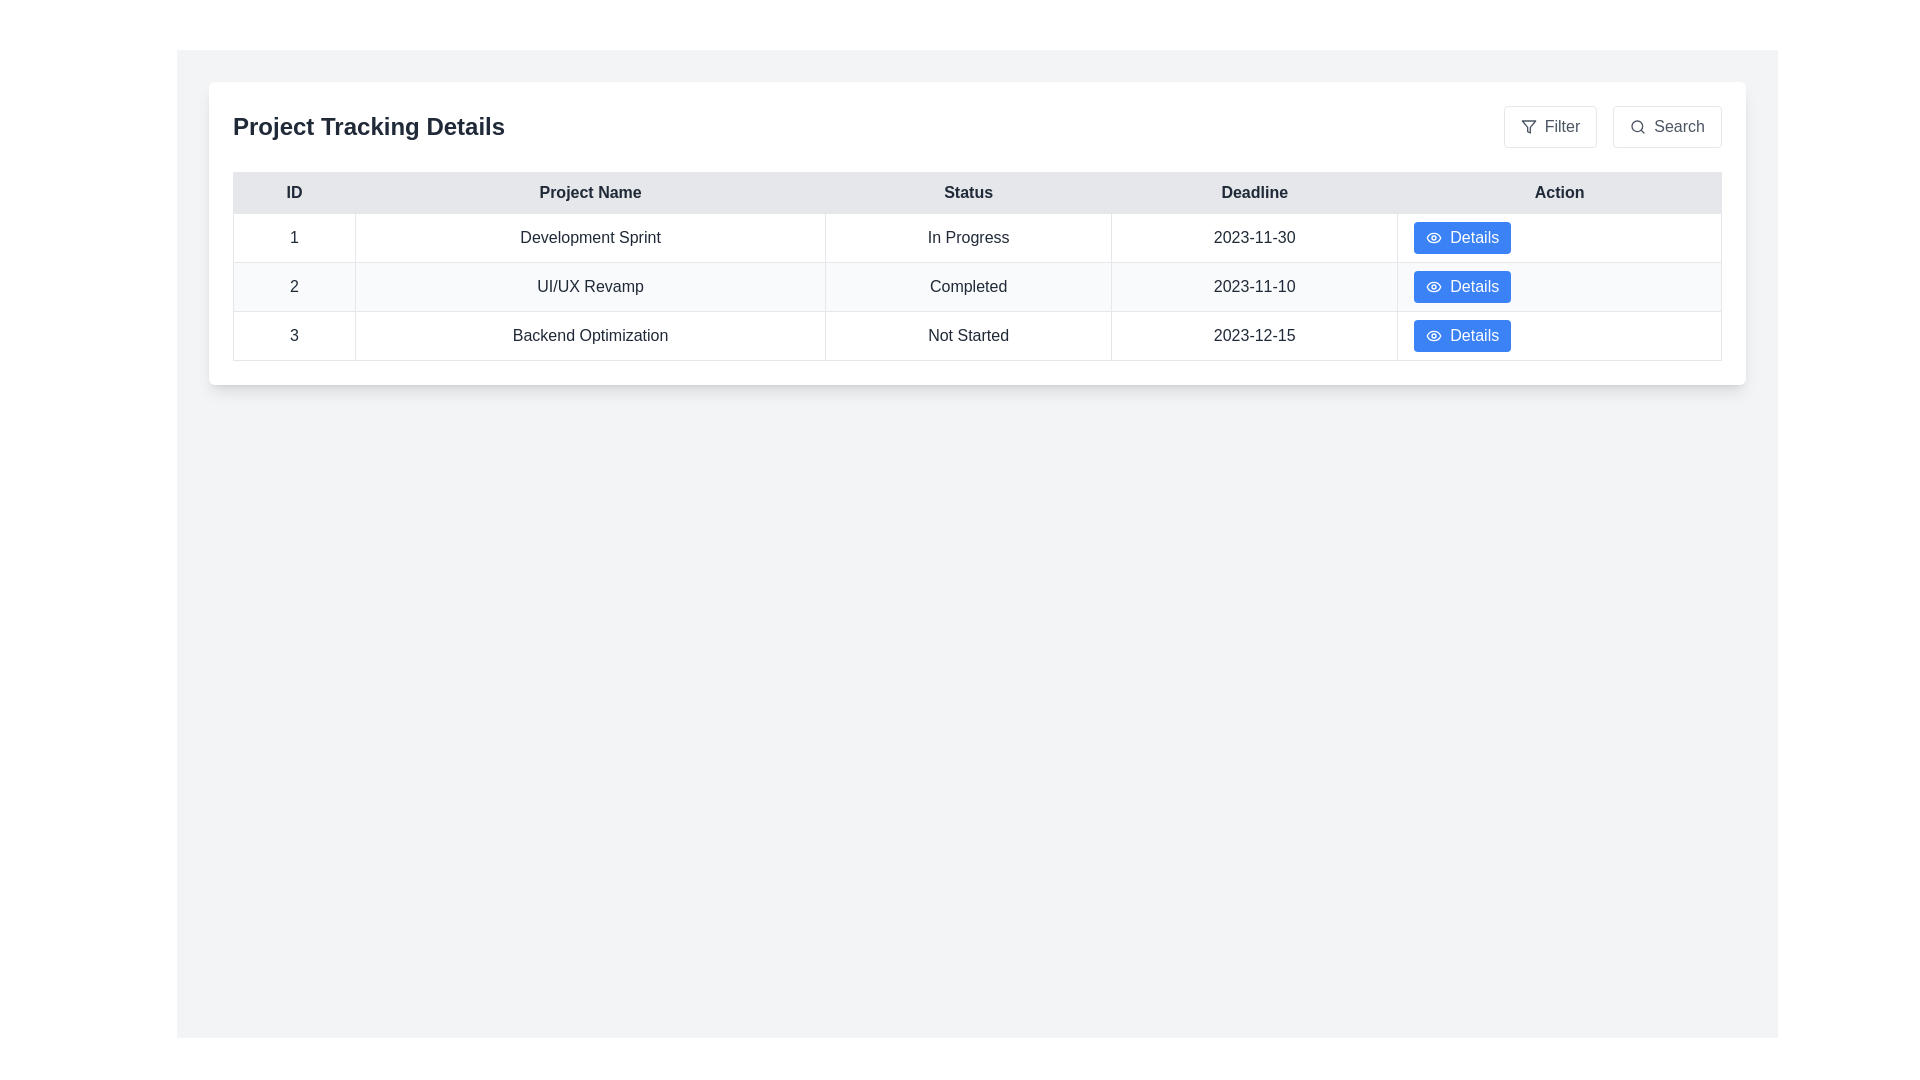 The width and height of the screenshot is (1920, 1080). Describe the element at coordinates (589, 192) in the screenshot. I see `the 'Project Name' header text label element, which is the second column header in the table, located between 'ID' and 'Status'` at that location.